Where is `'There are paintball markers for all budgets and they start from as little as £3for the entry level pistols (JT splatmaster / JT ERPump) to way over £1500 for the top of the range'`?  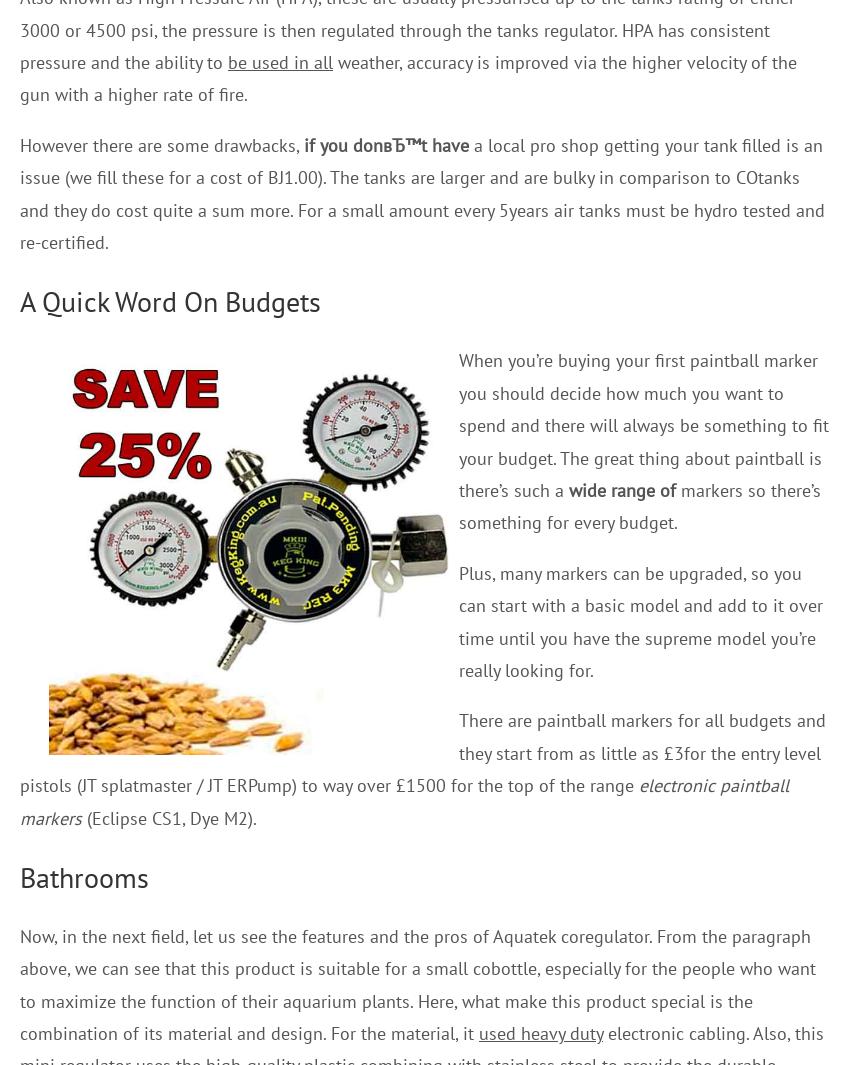 'There are paintball markers for all budgets and they start from as little as £3for the entry level pistols (JT splatmaster / JT ERPump) to way over £1500 for the top of the range' is located at coordinates (18, 752).